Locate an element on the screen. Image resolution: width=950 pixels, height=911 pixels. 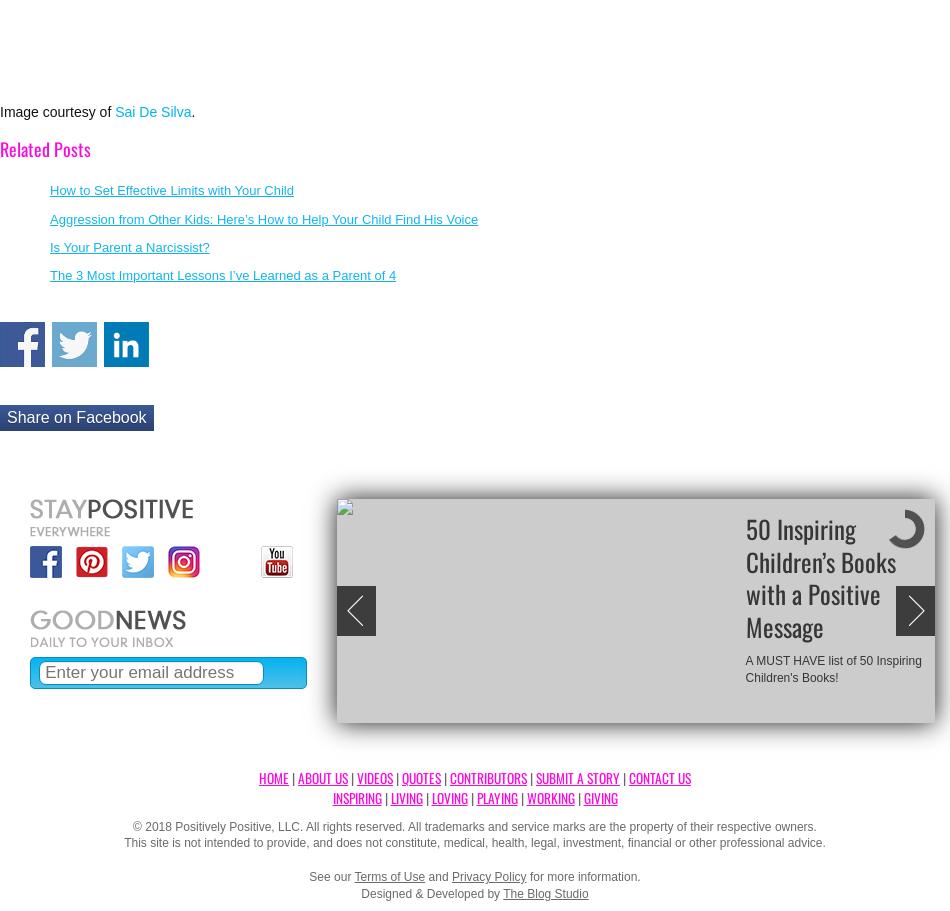
'Privacy Policy' is located at coordinates (488, 876).